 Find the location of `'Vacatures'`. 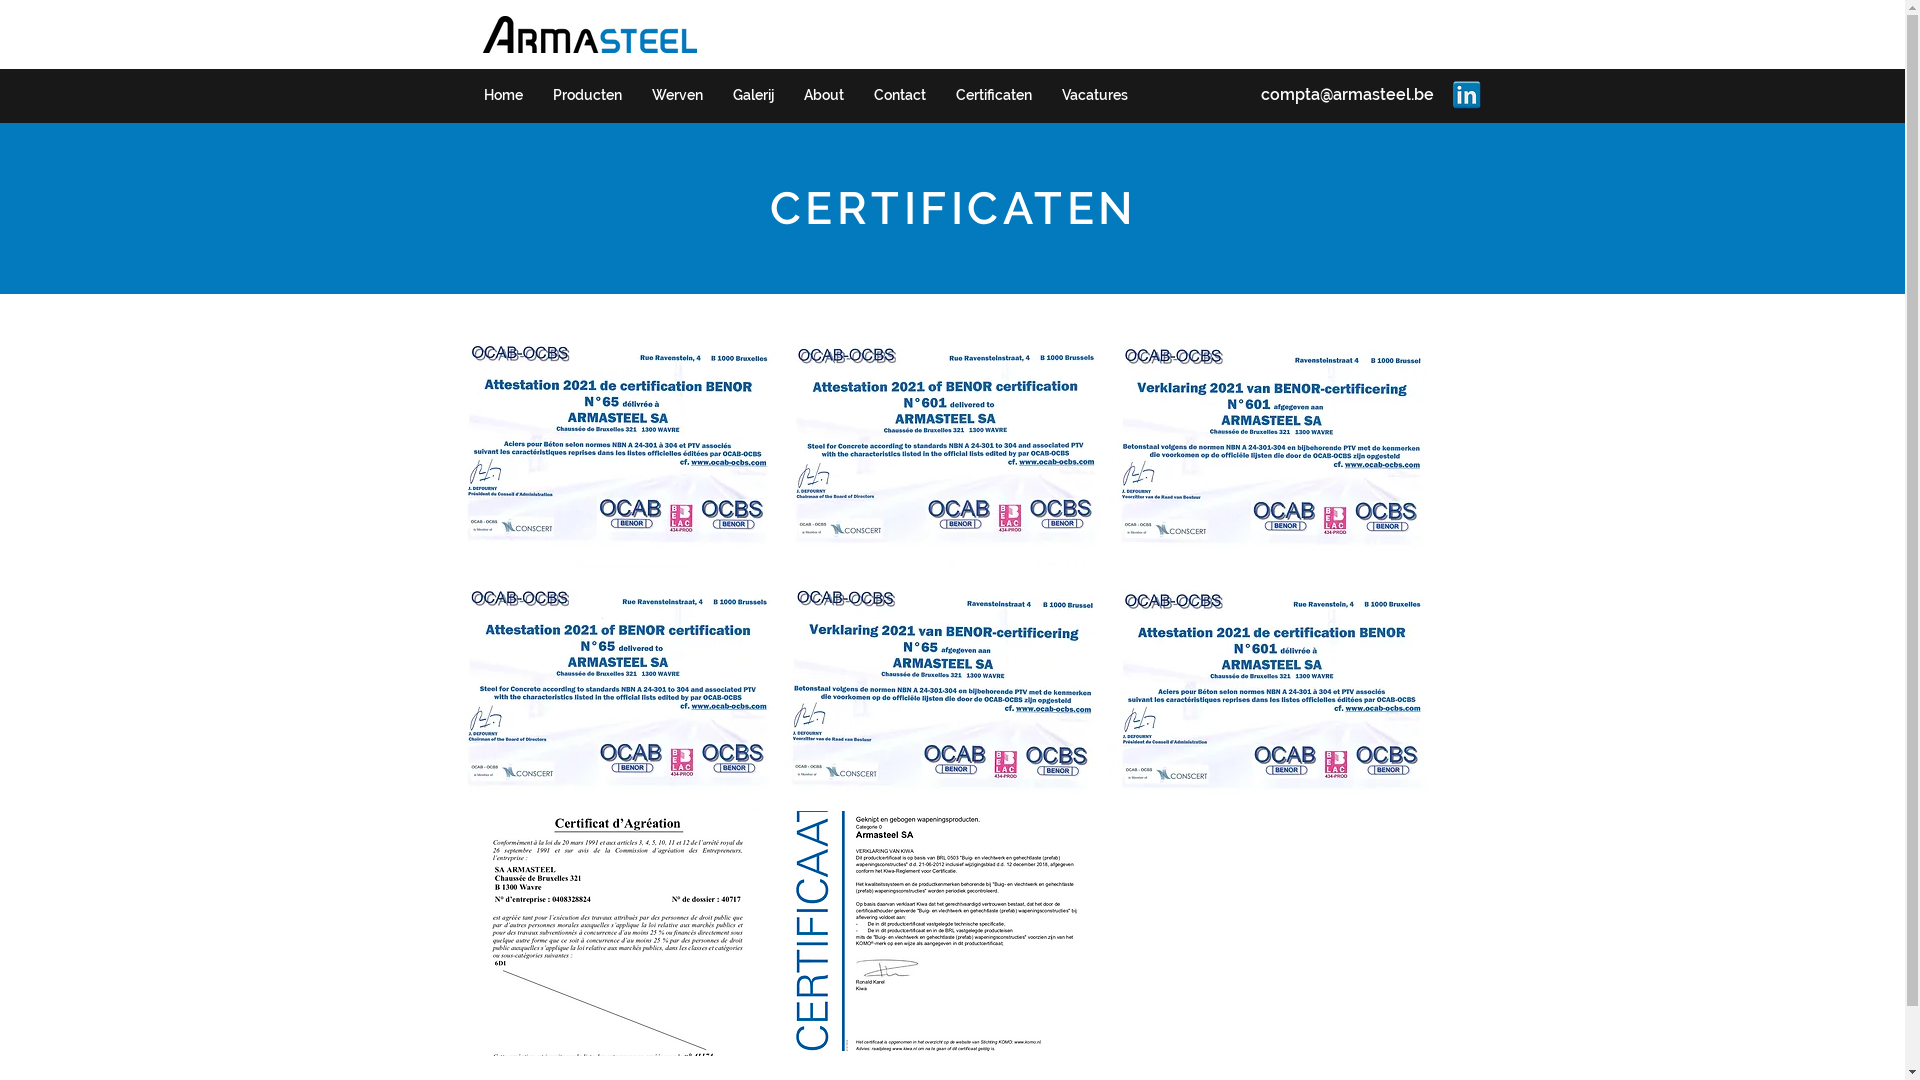

'Vacatures' is located at coordinates (1093, 95).